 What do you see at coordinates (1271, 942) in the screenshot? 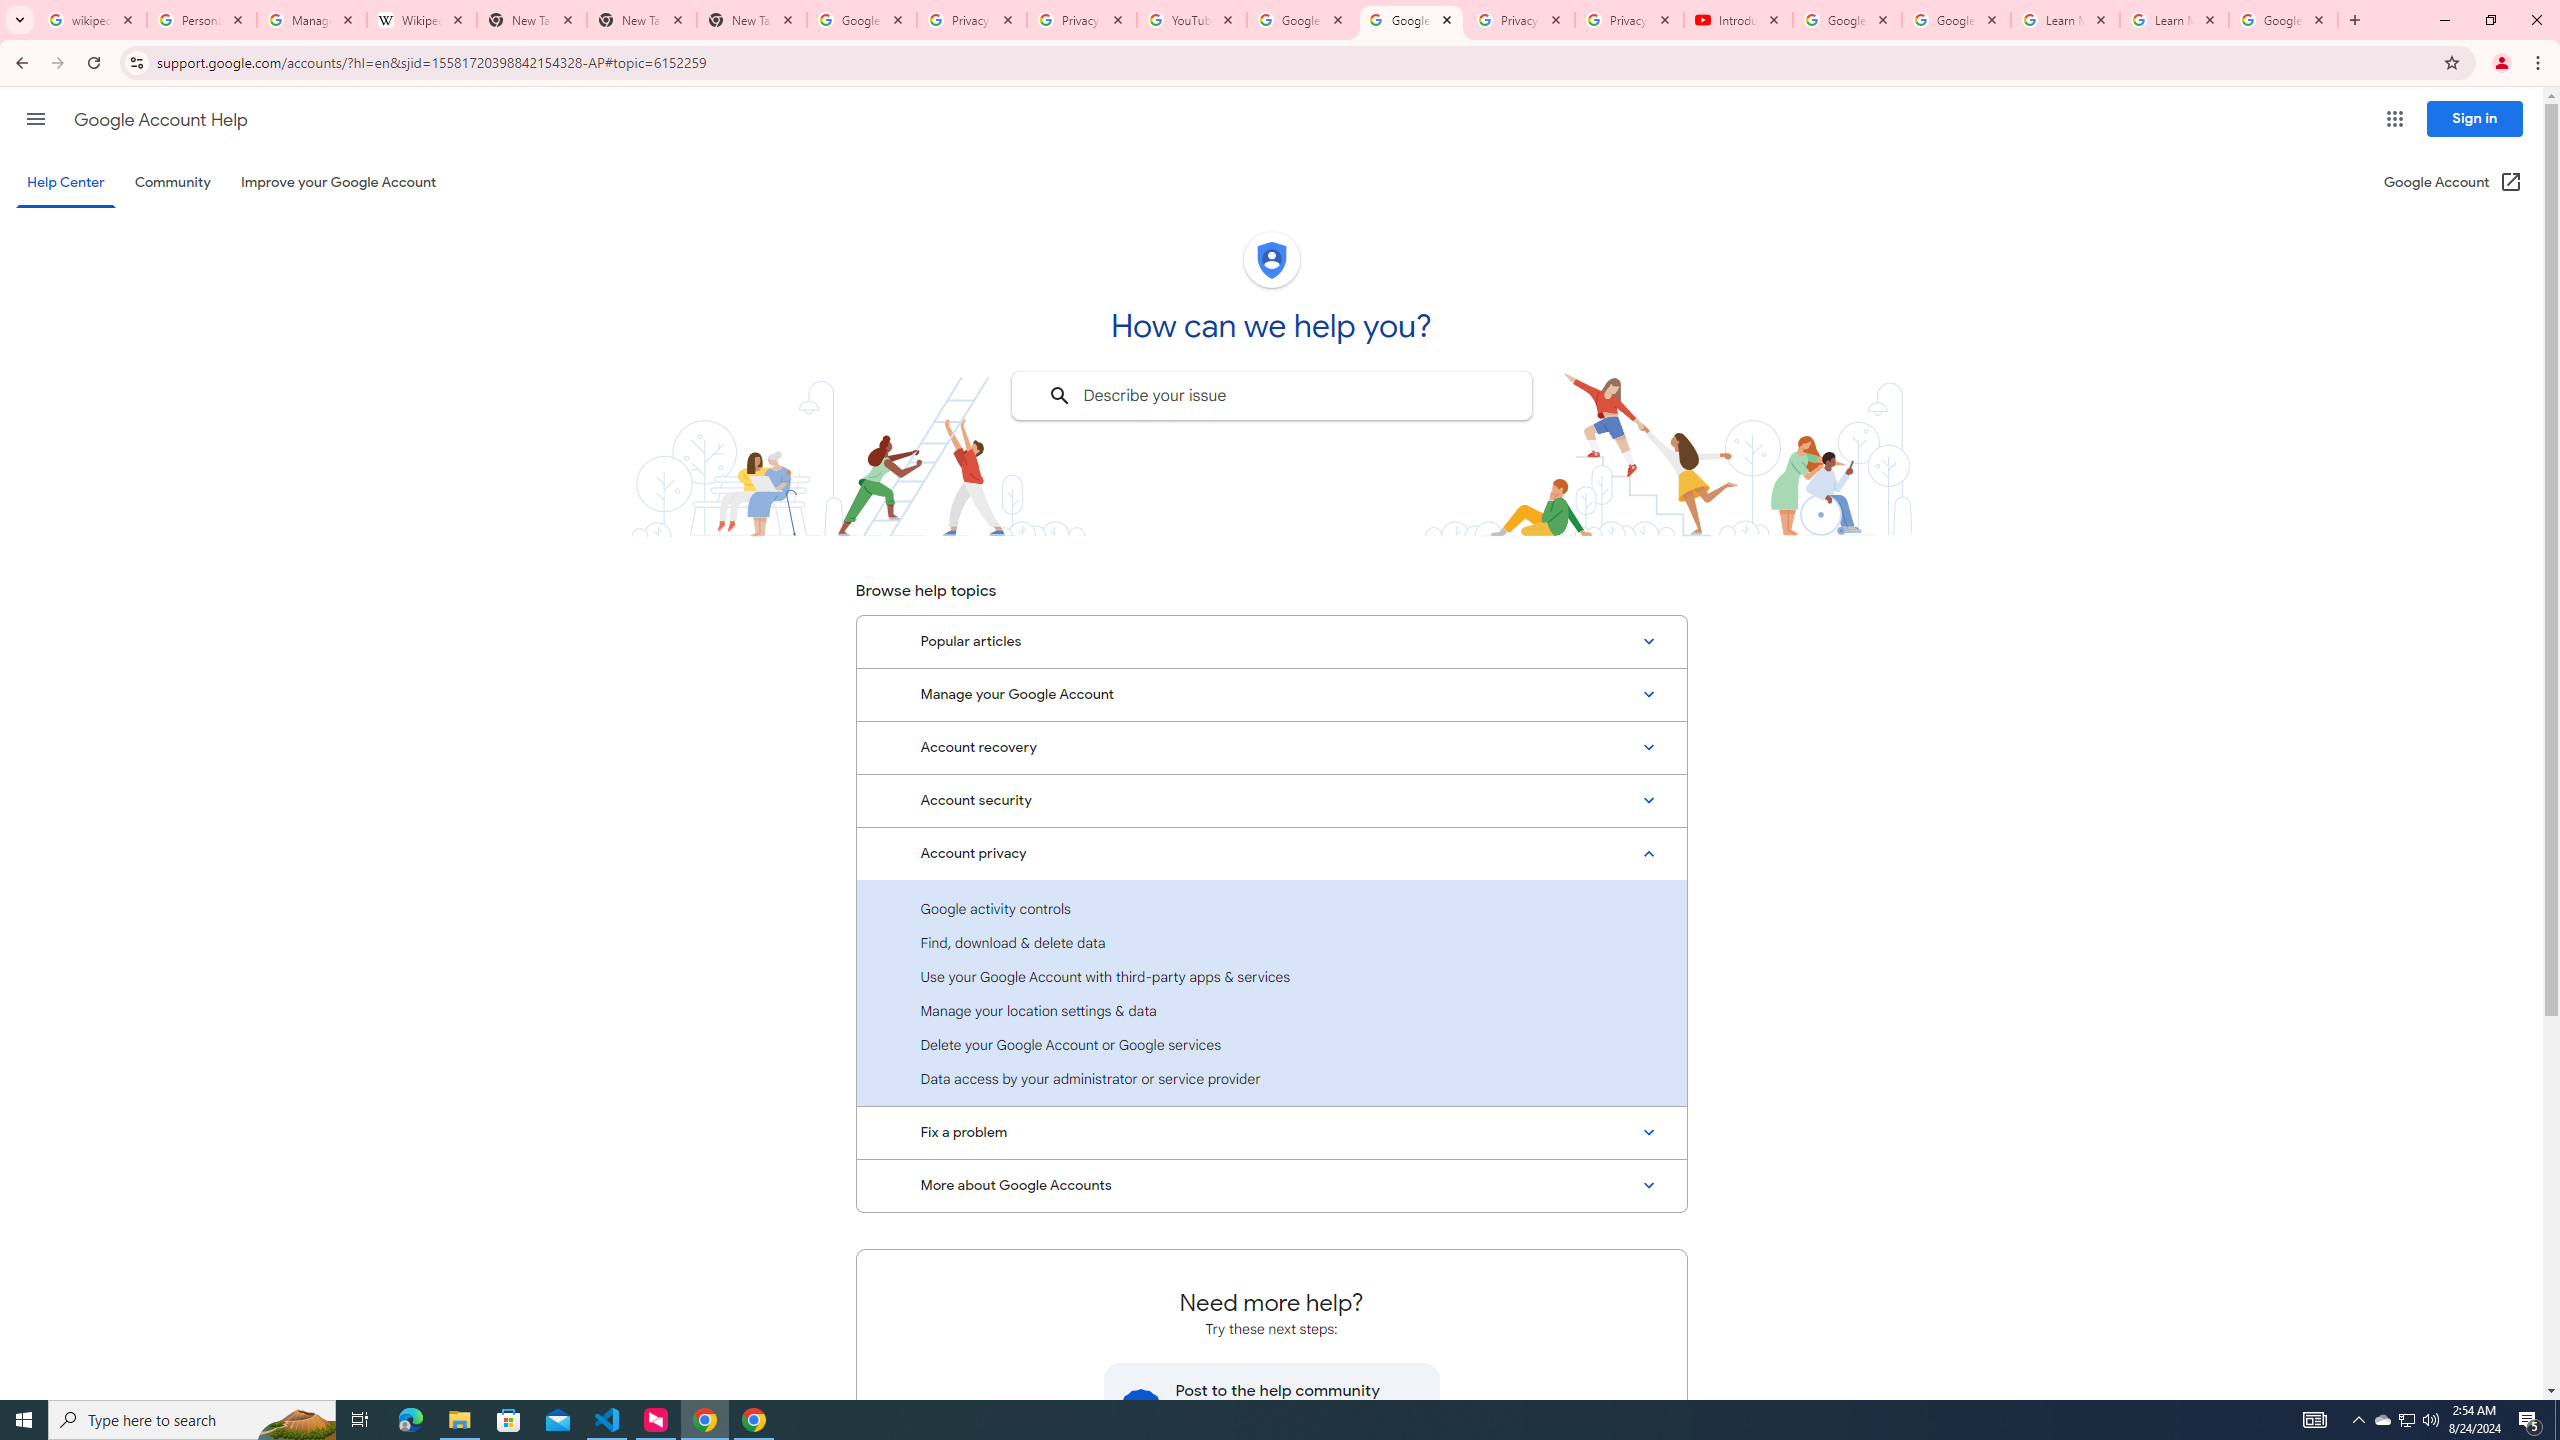
I see `'Find, download & delete data'` at bounding box center [1271, 942].